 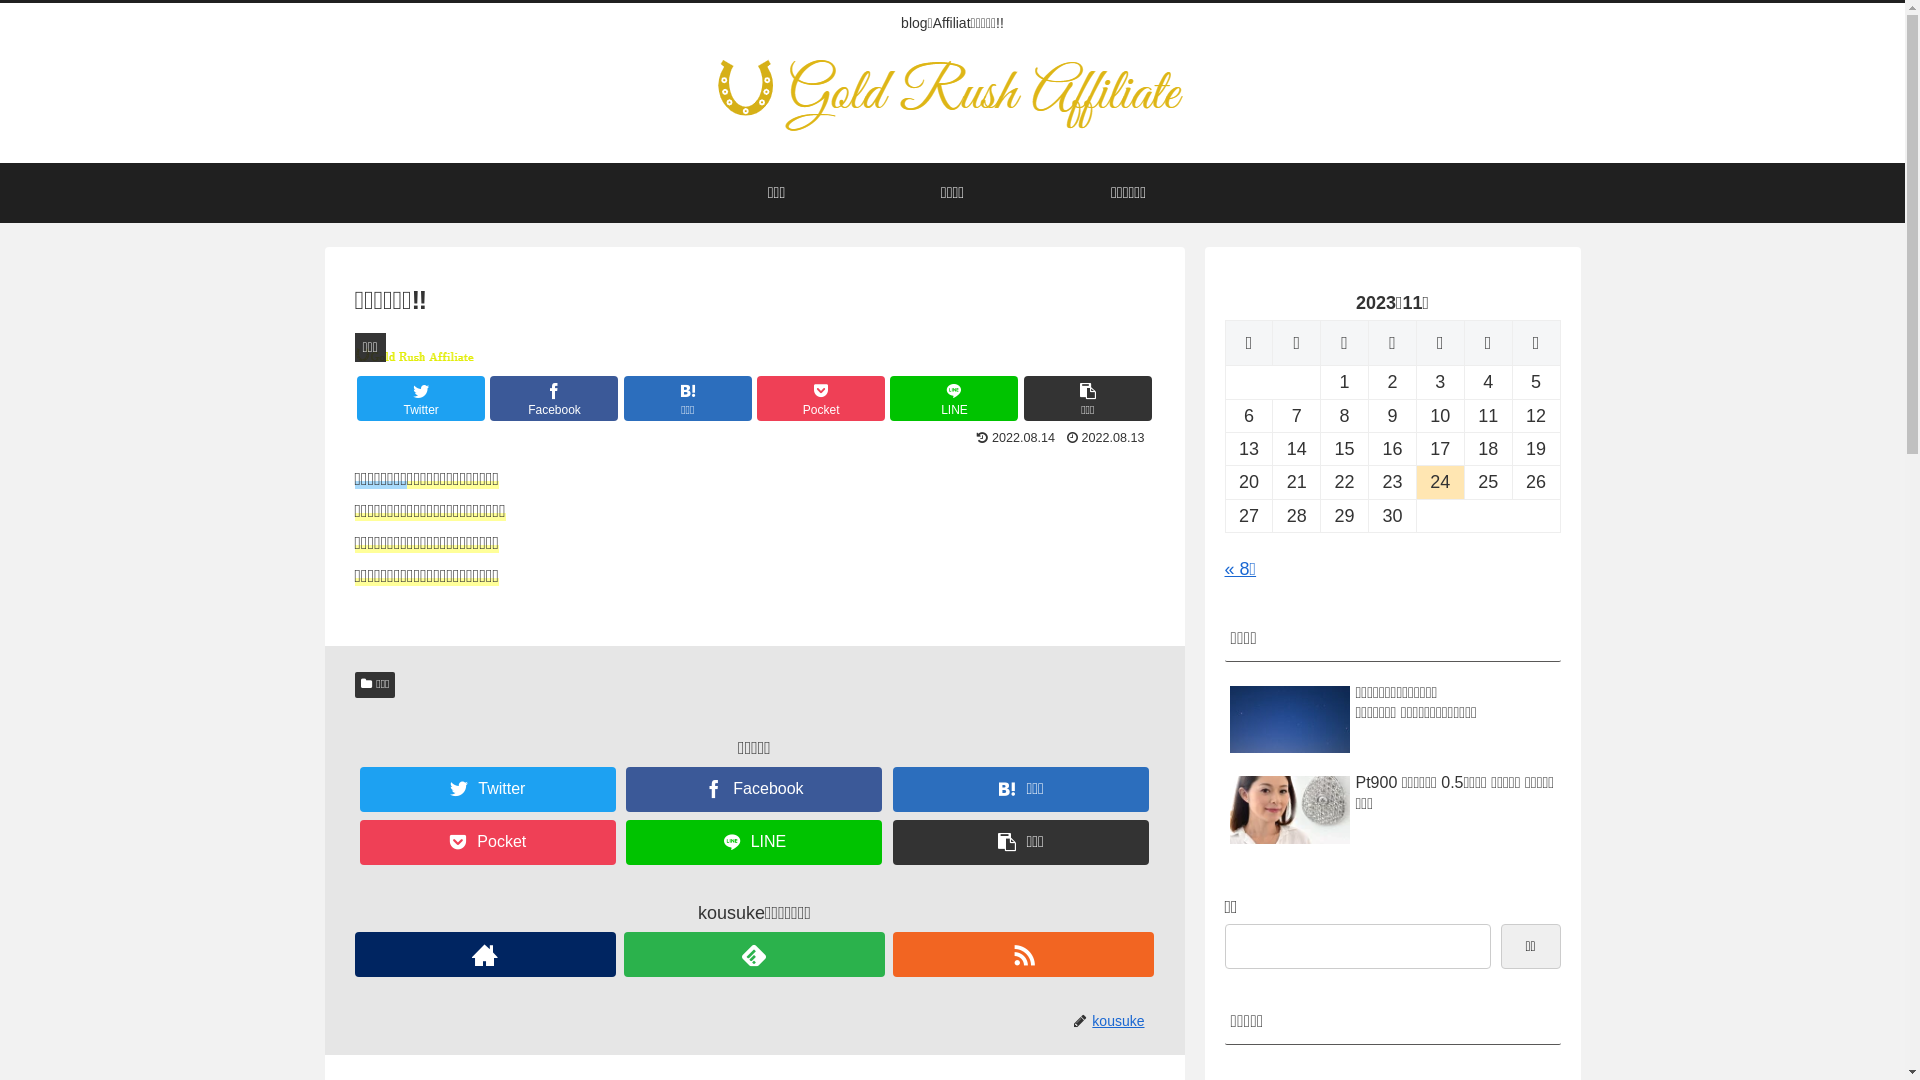 What do you see at coordinates (420, 398) in the screenshot?
I see `'Twitter'` at bounding box center [420, 398].